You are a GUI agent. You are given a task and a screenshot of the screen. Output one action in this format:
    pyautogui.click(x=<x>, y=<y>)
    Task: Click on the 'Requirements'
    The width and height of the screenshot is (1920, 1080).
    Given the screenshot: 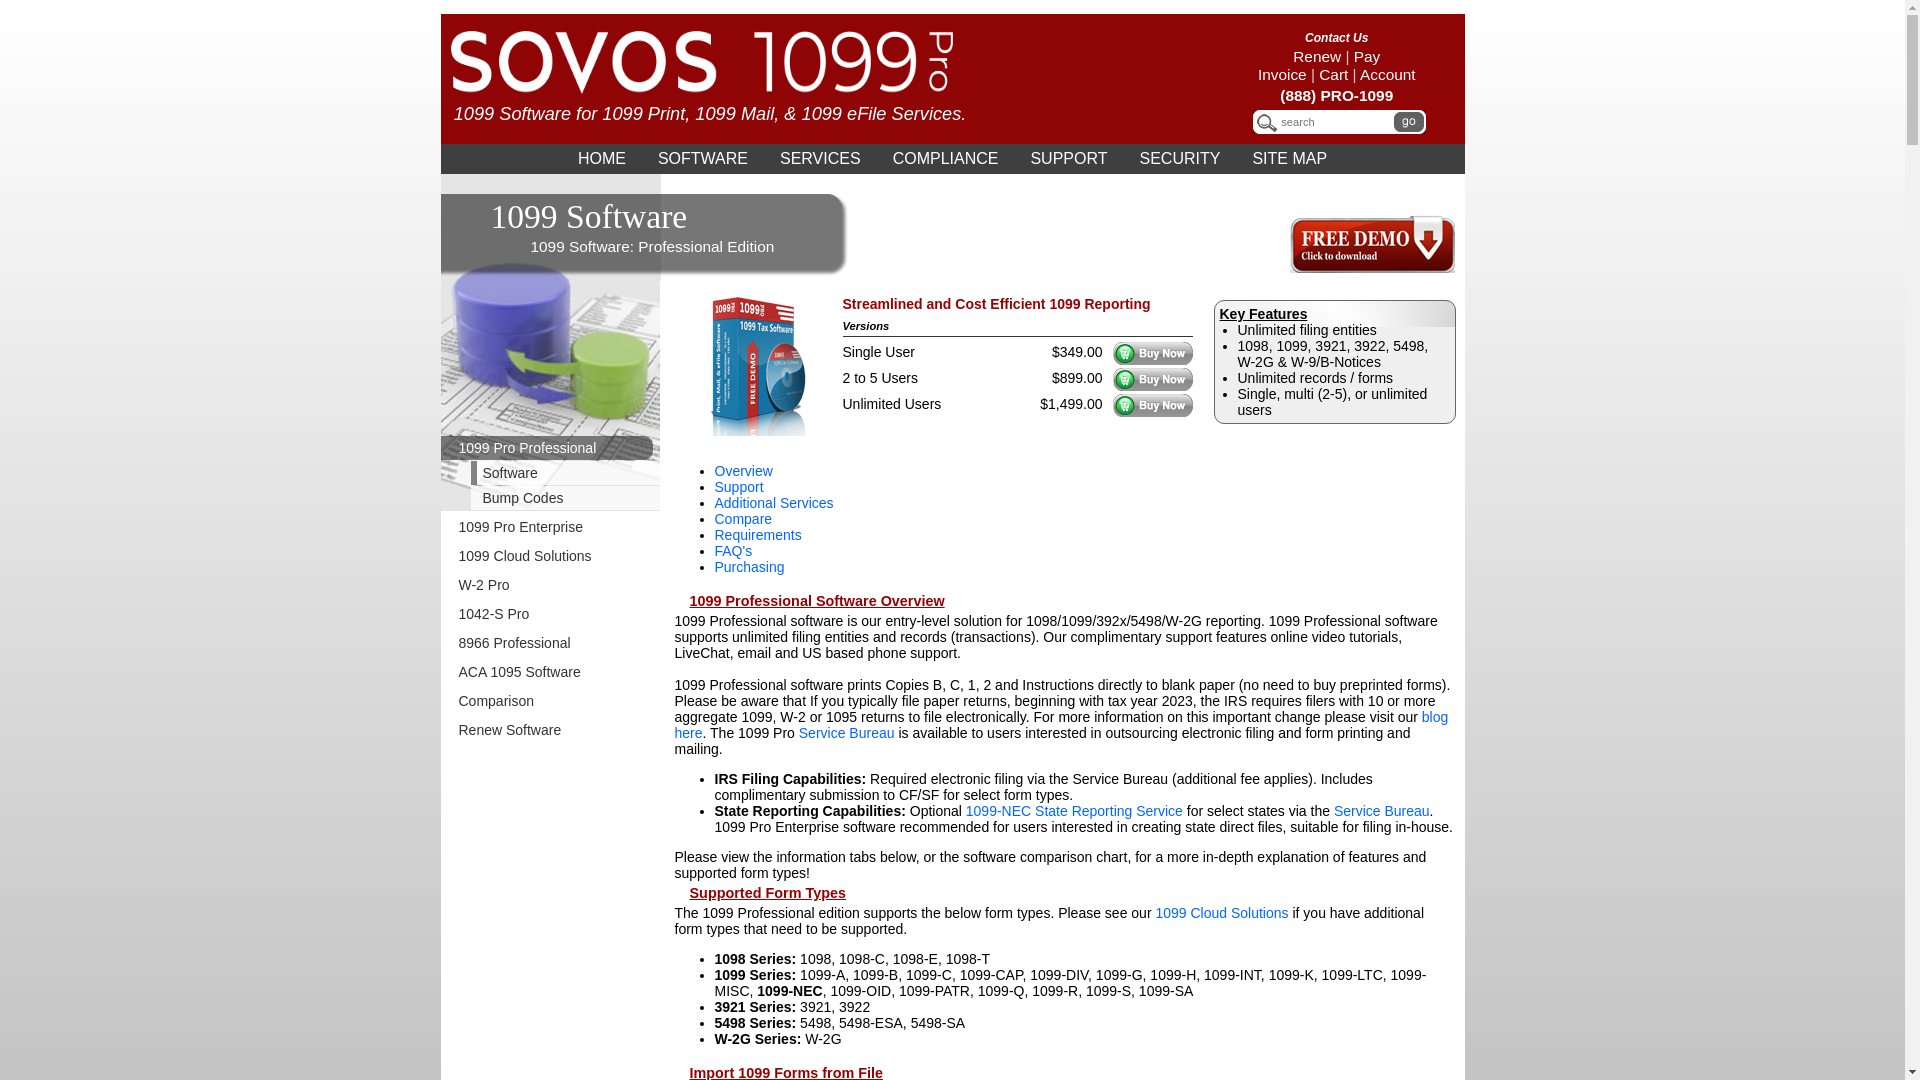 What is the action you would take?
    pyautogui.click(x=756, y=534)
    